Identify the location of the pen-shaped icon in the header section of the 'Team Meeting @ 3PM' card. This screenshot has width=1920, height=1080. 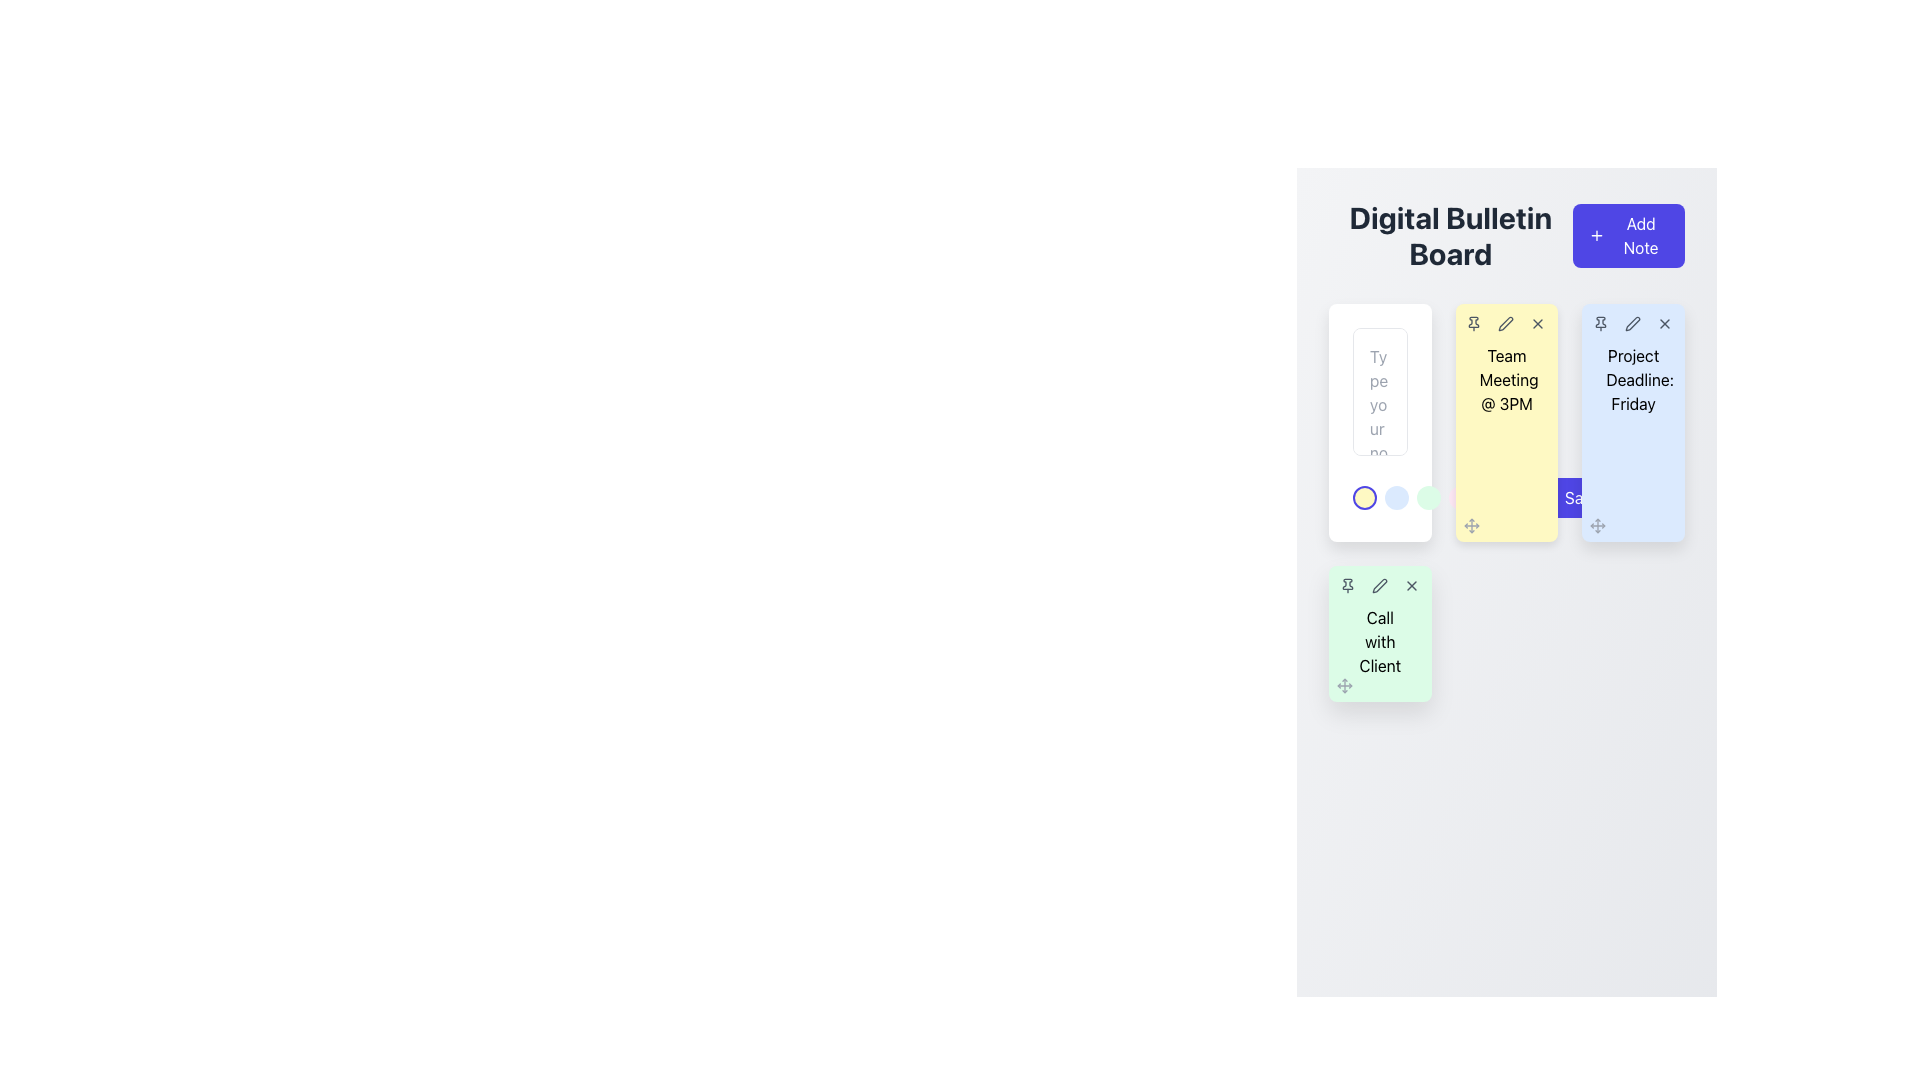
(1506, 323).